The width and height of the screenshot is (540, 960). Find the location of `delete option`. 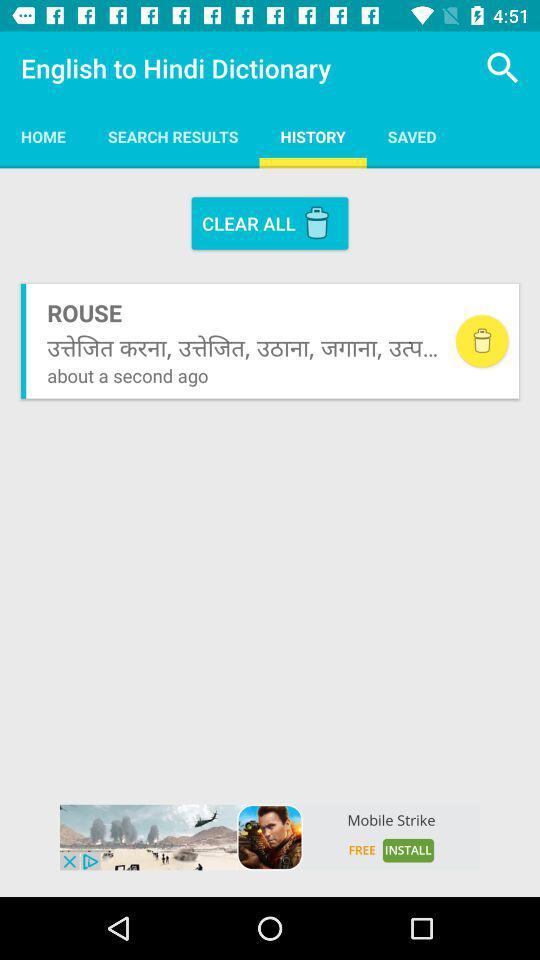

delete option is located at coordinates (481, 341).